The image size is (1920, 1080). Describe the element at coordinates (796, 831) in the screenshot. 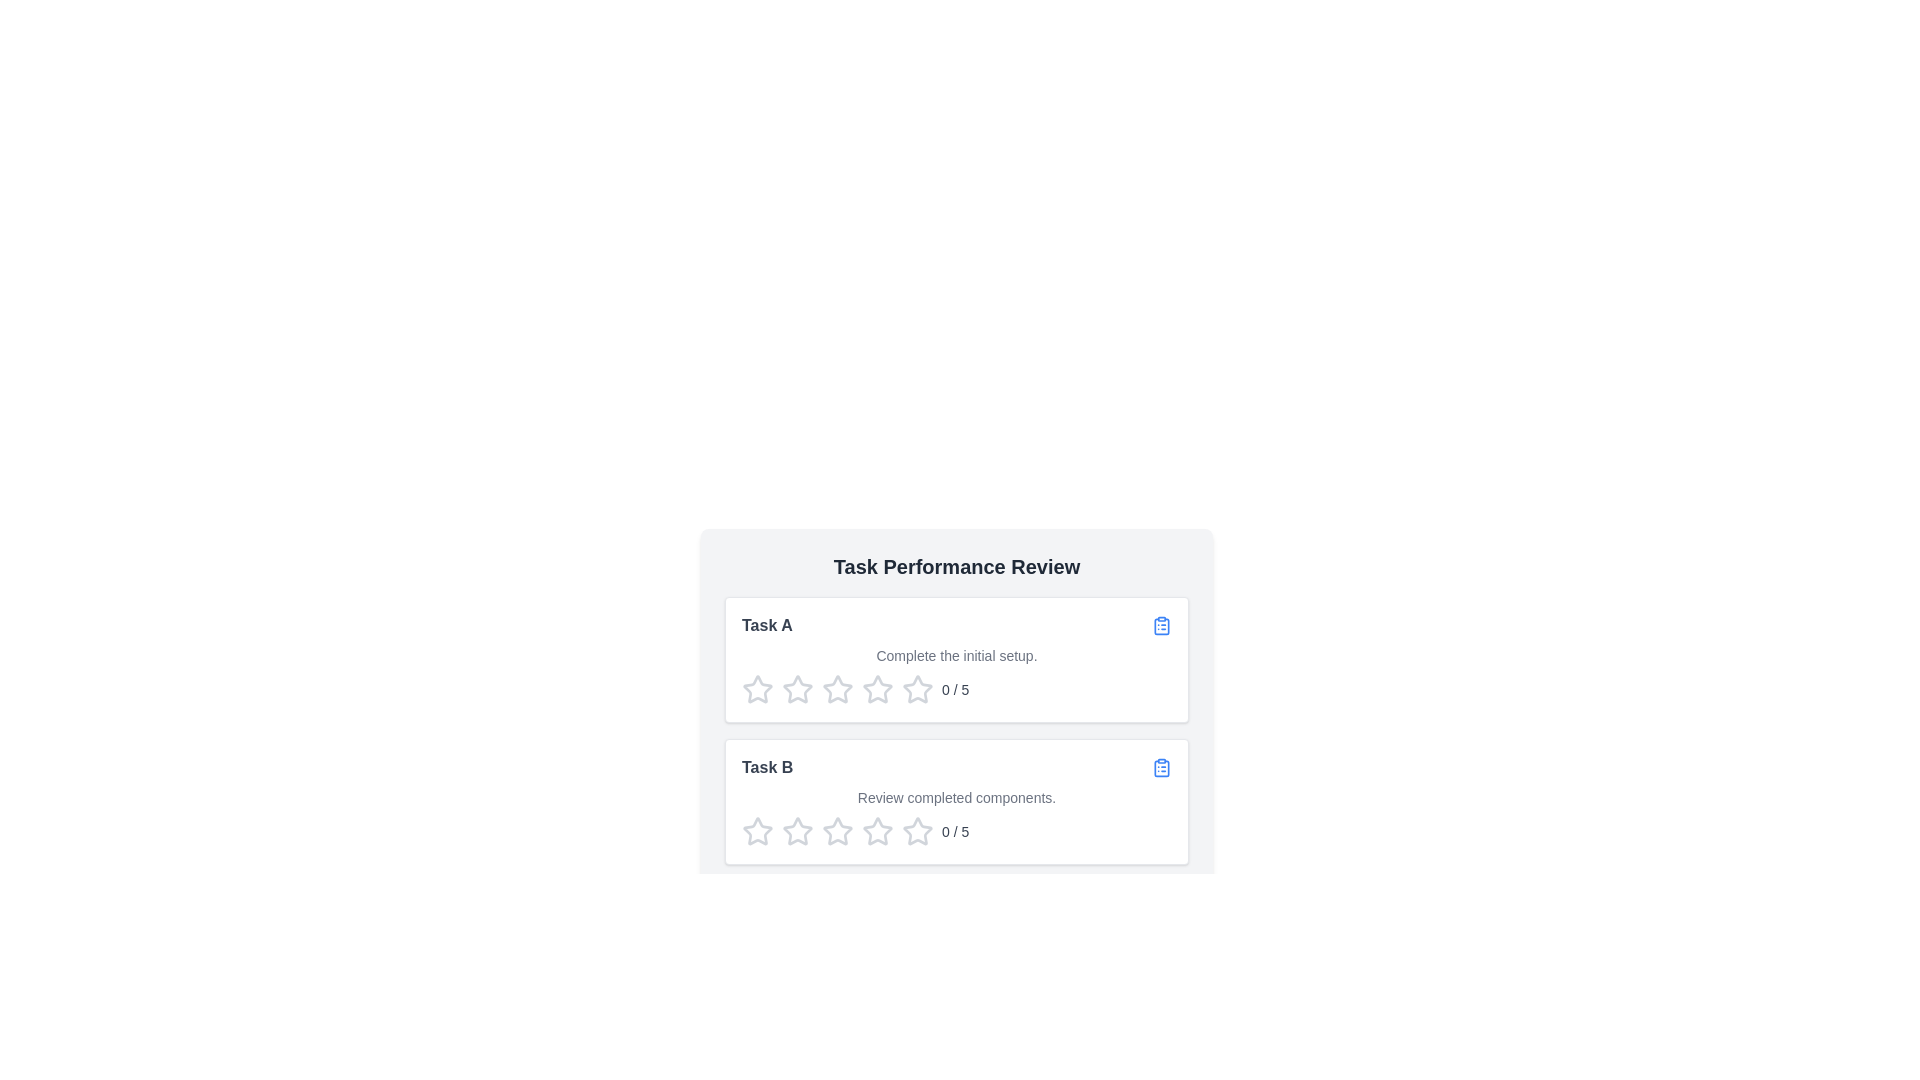

I see `the first star icon in the horizontal arrangement for rating under the 'Task B' section` at that location.